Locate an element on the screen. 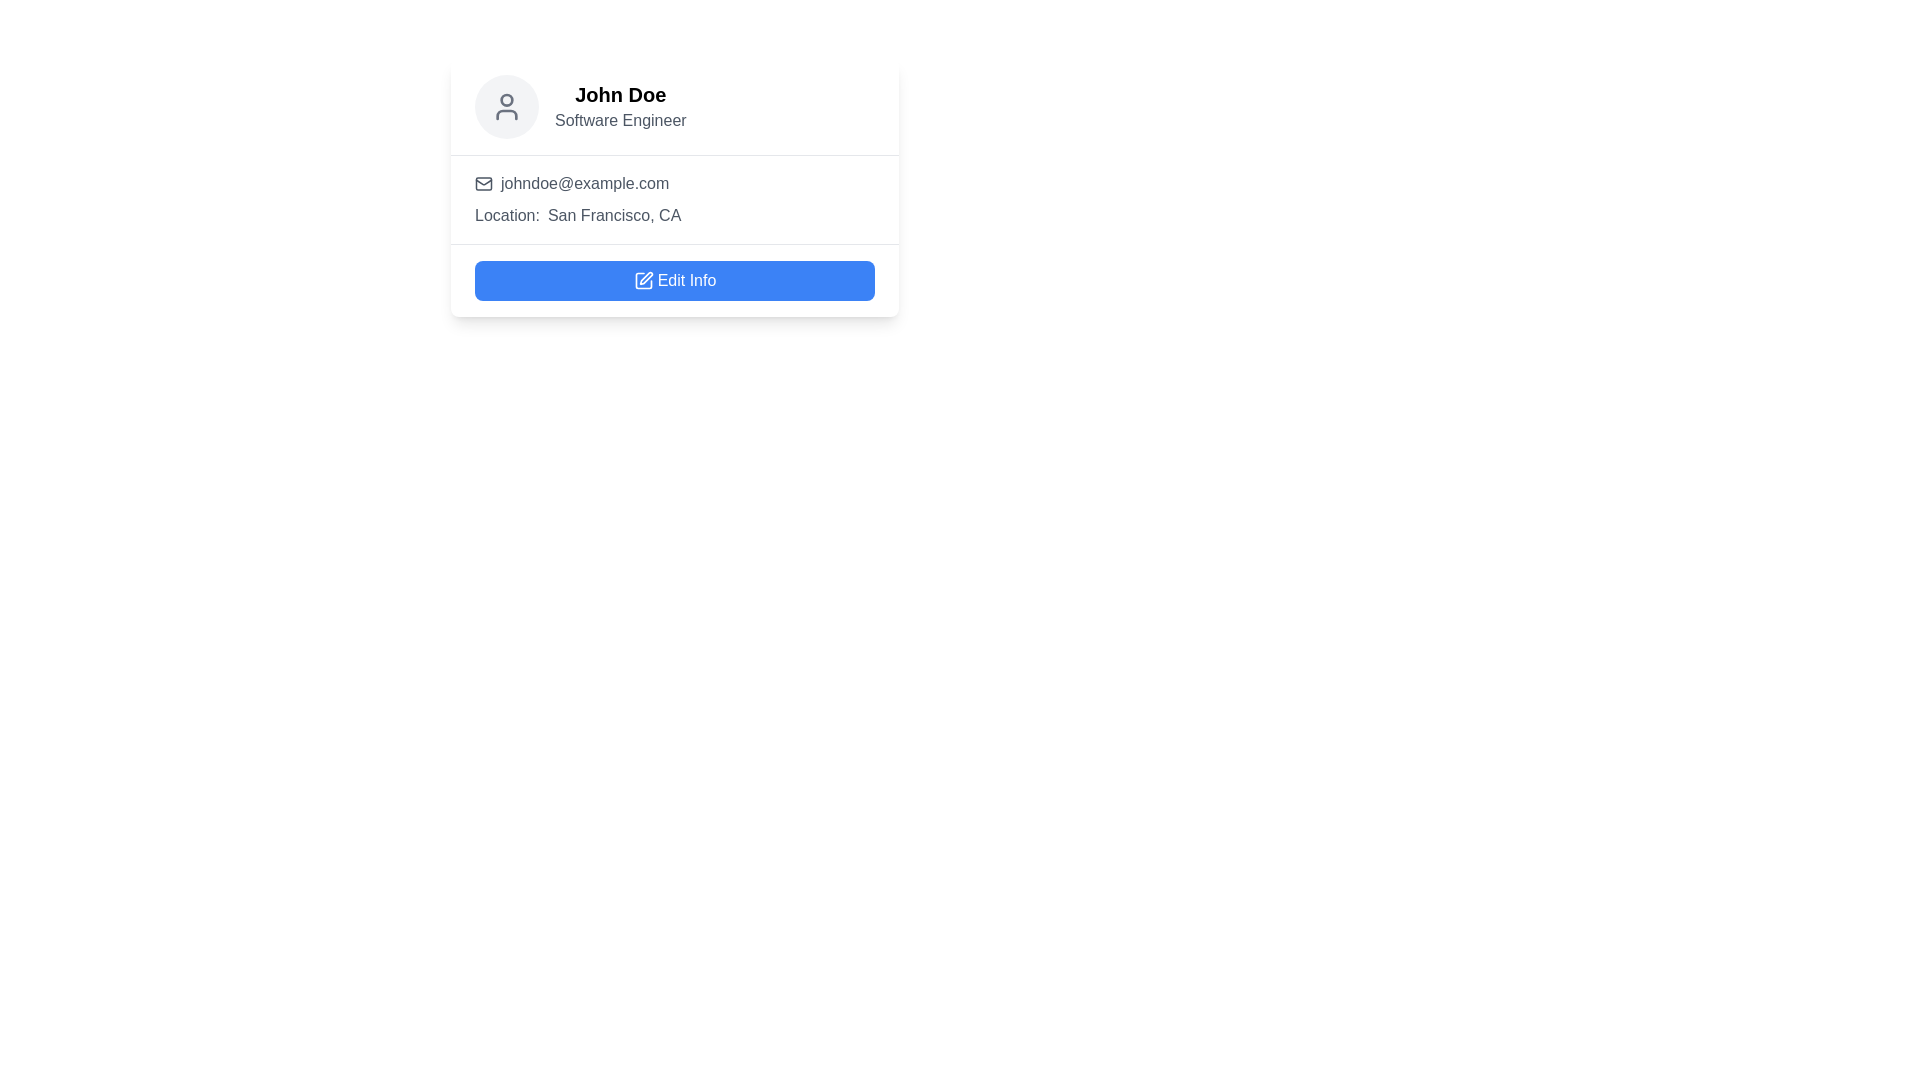  the edit button located at the bottom section of the profile card to activate accessibility features is located at coordinates (675, 281).